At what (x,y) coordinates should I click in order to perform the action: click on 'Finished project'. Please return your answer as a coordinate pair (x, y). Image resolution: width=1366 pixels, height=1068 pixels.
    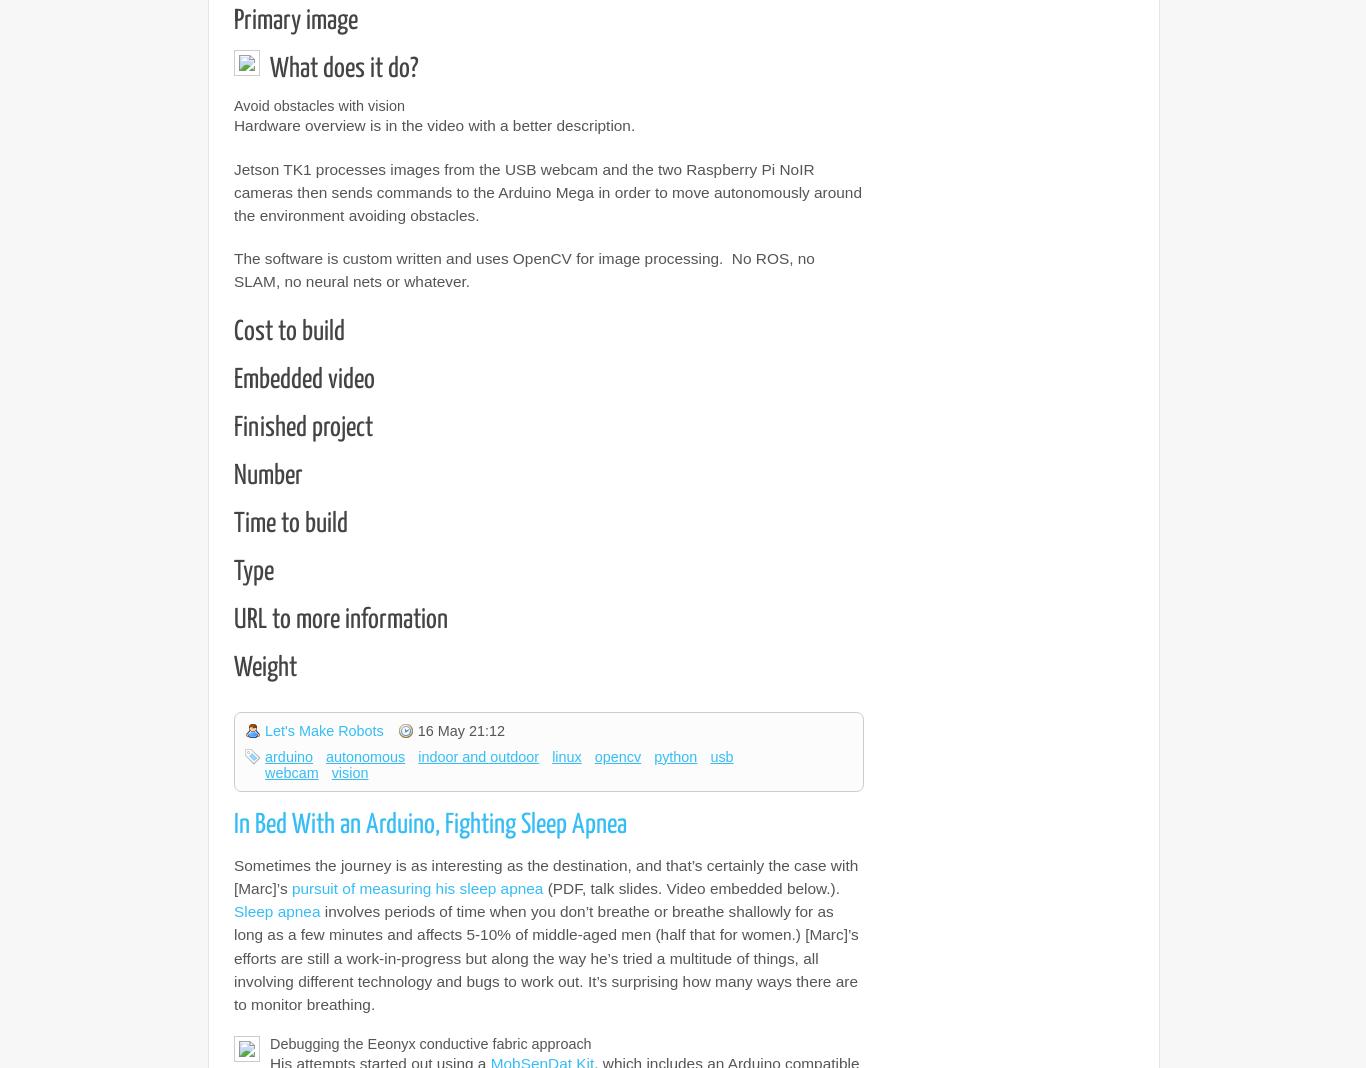
    Looking at the image, I should click on (303, 428).